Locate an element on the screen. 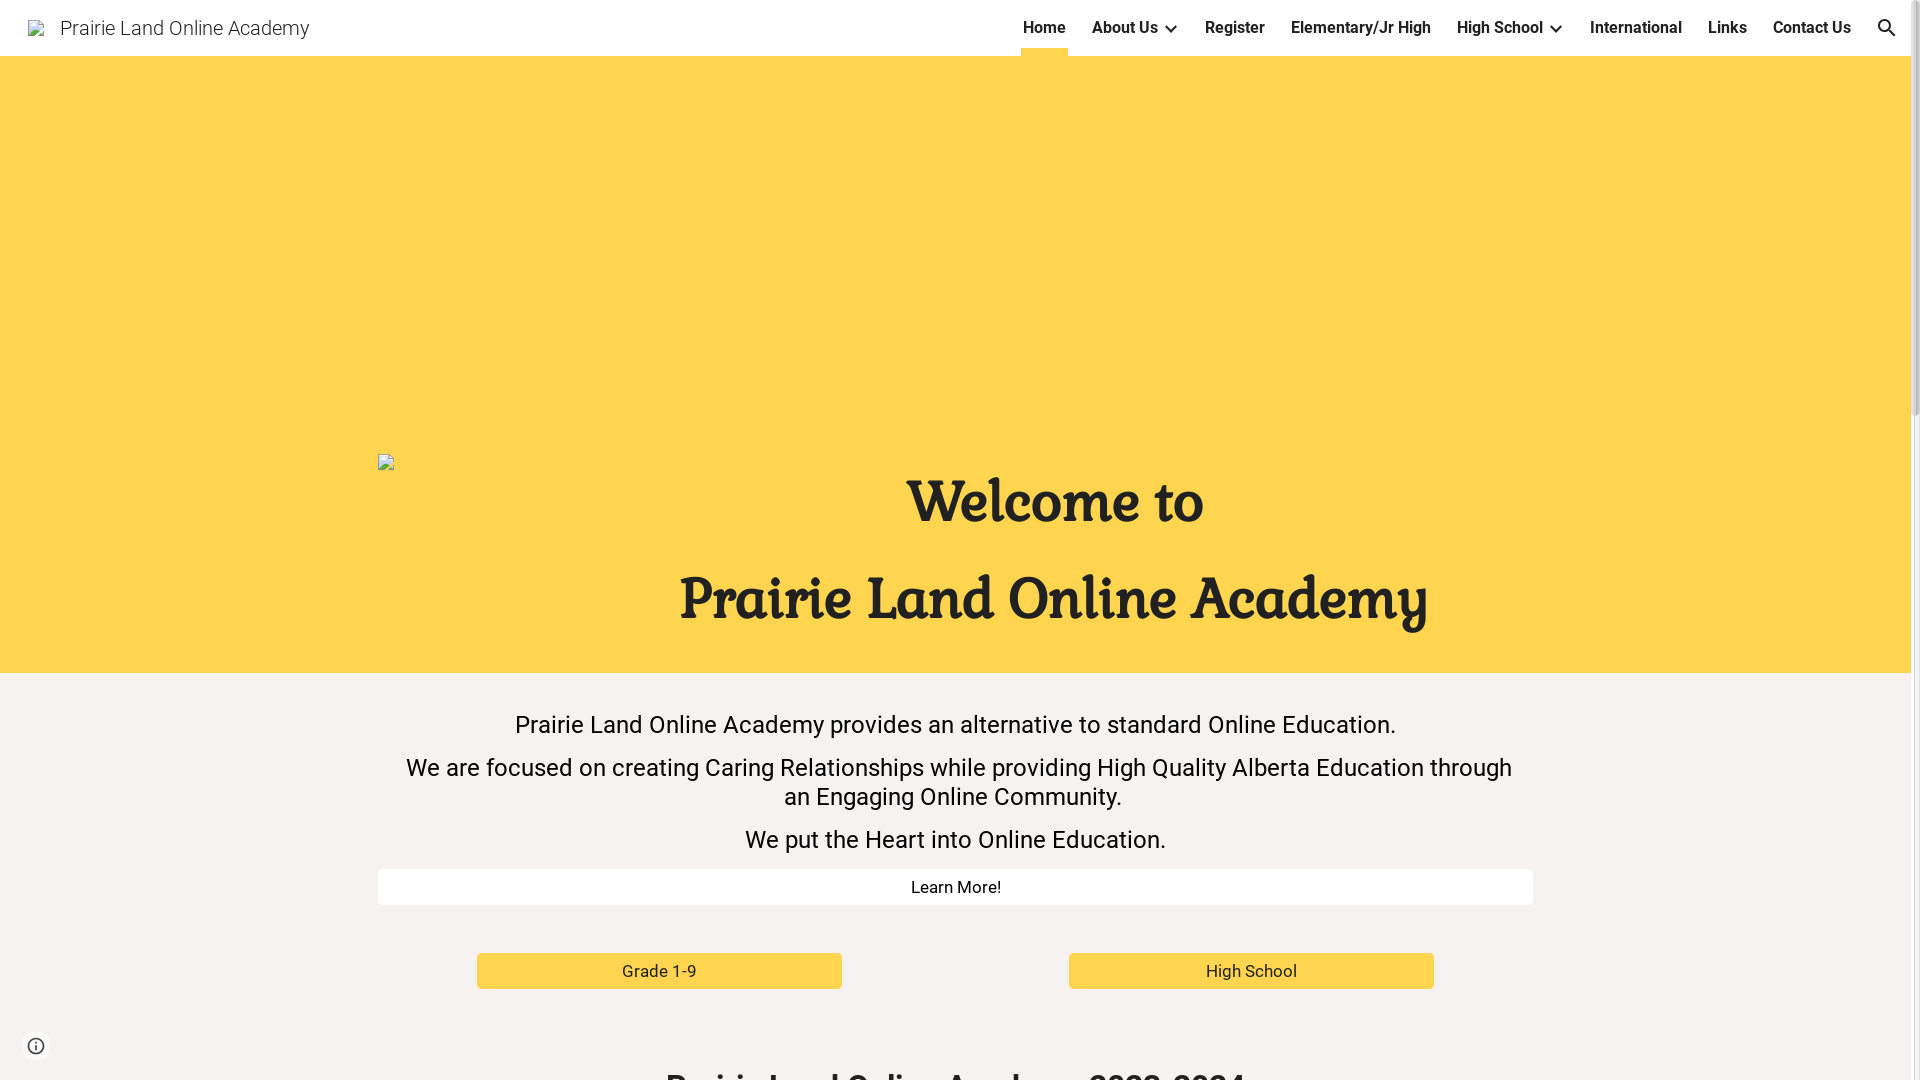  'International' is located at coordinates (1636, 27).